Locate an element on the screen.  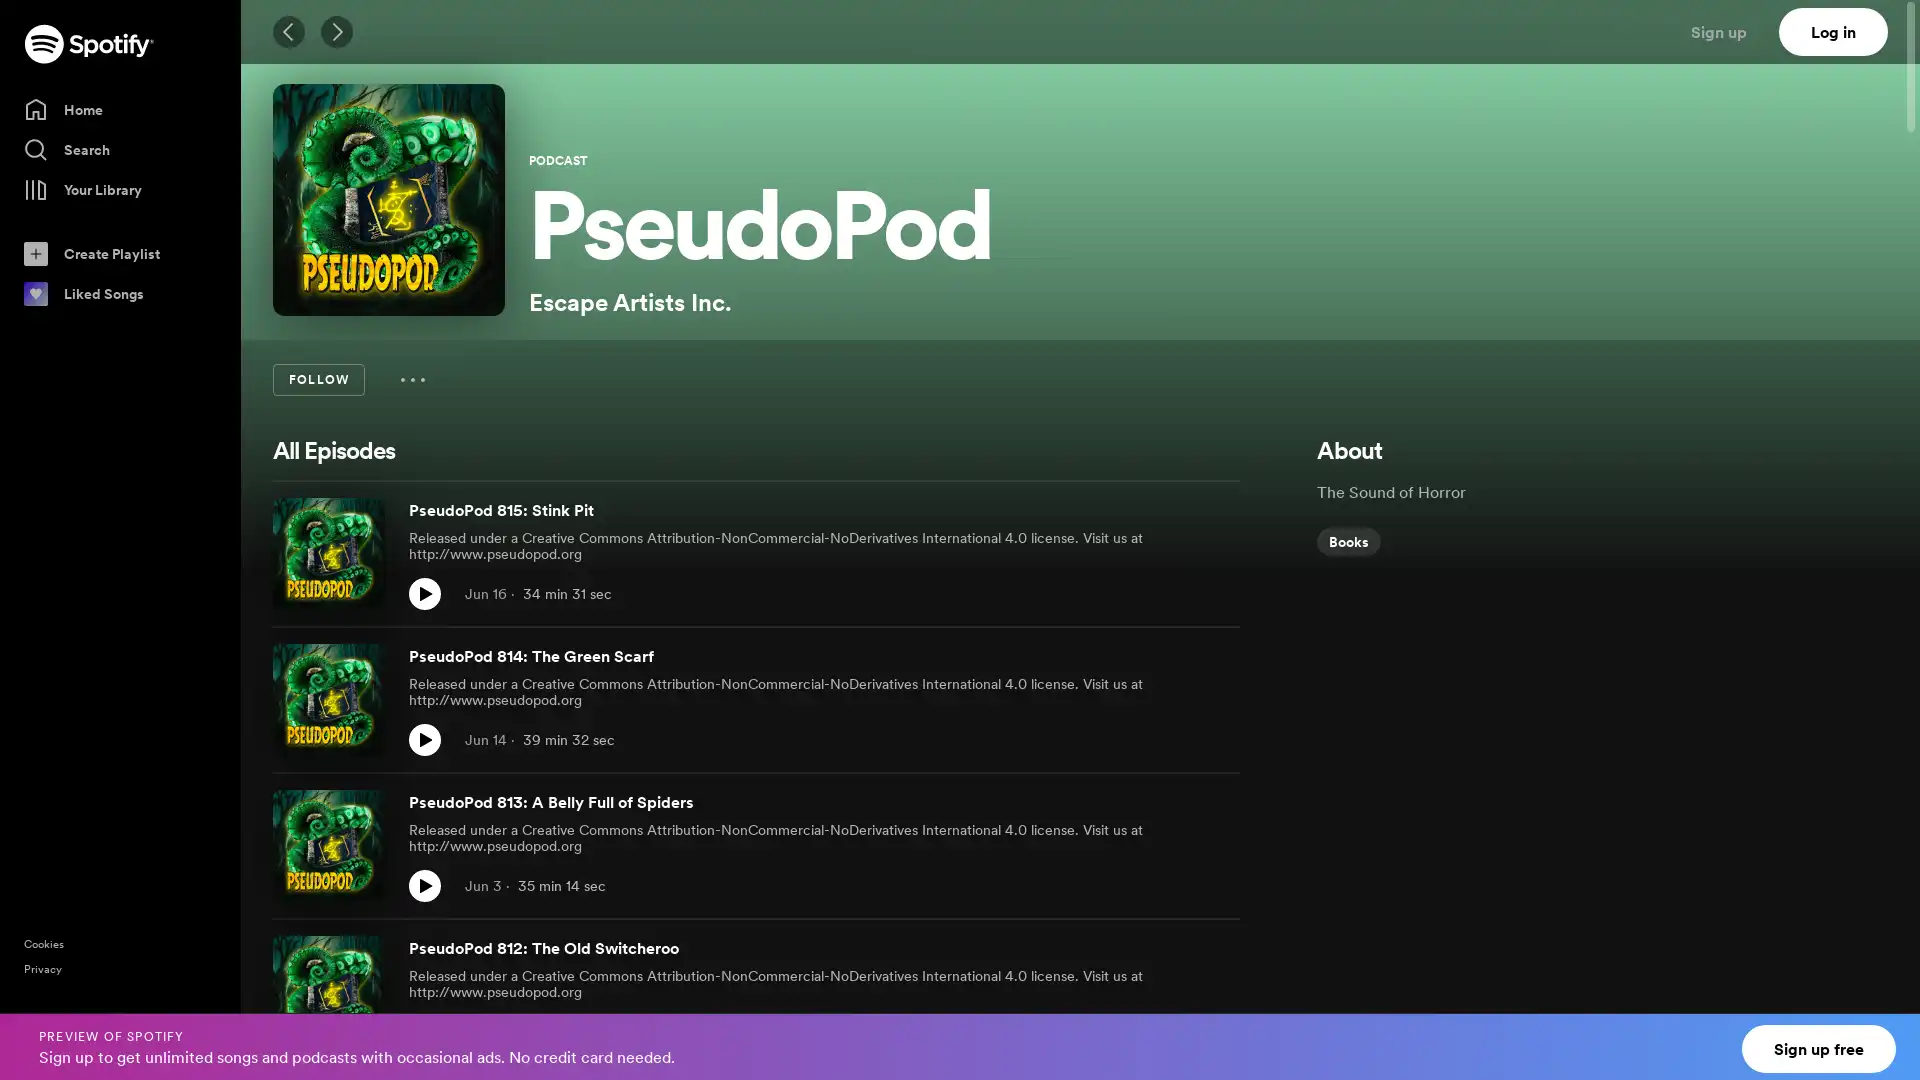
Log in is located at coordinates (1833, 31).